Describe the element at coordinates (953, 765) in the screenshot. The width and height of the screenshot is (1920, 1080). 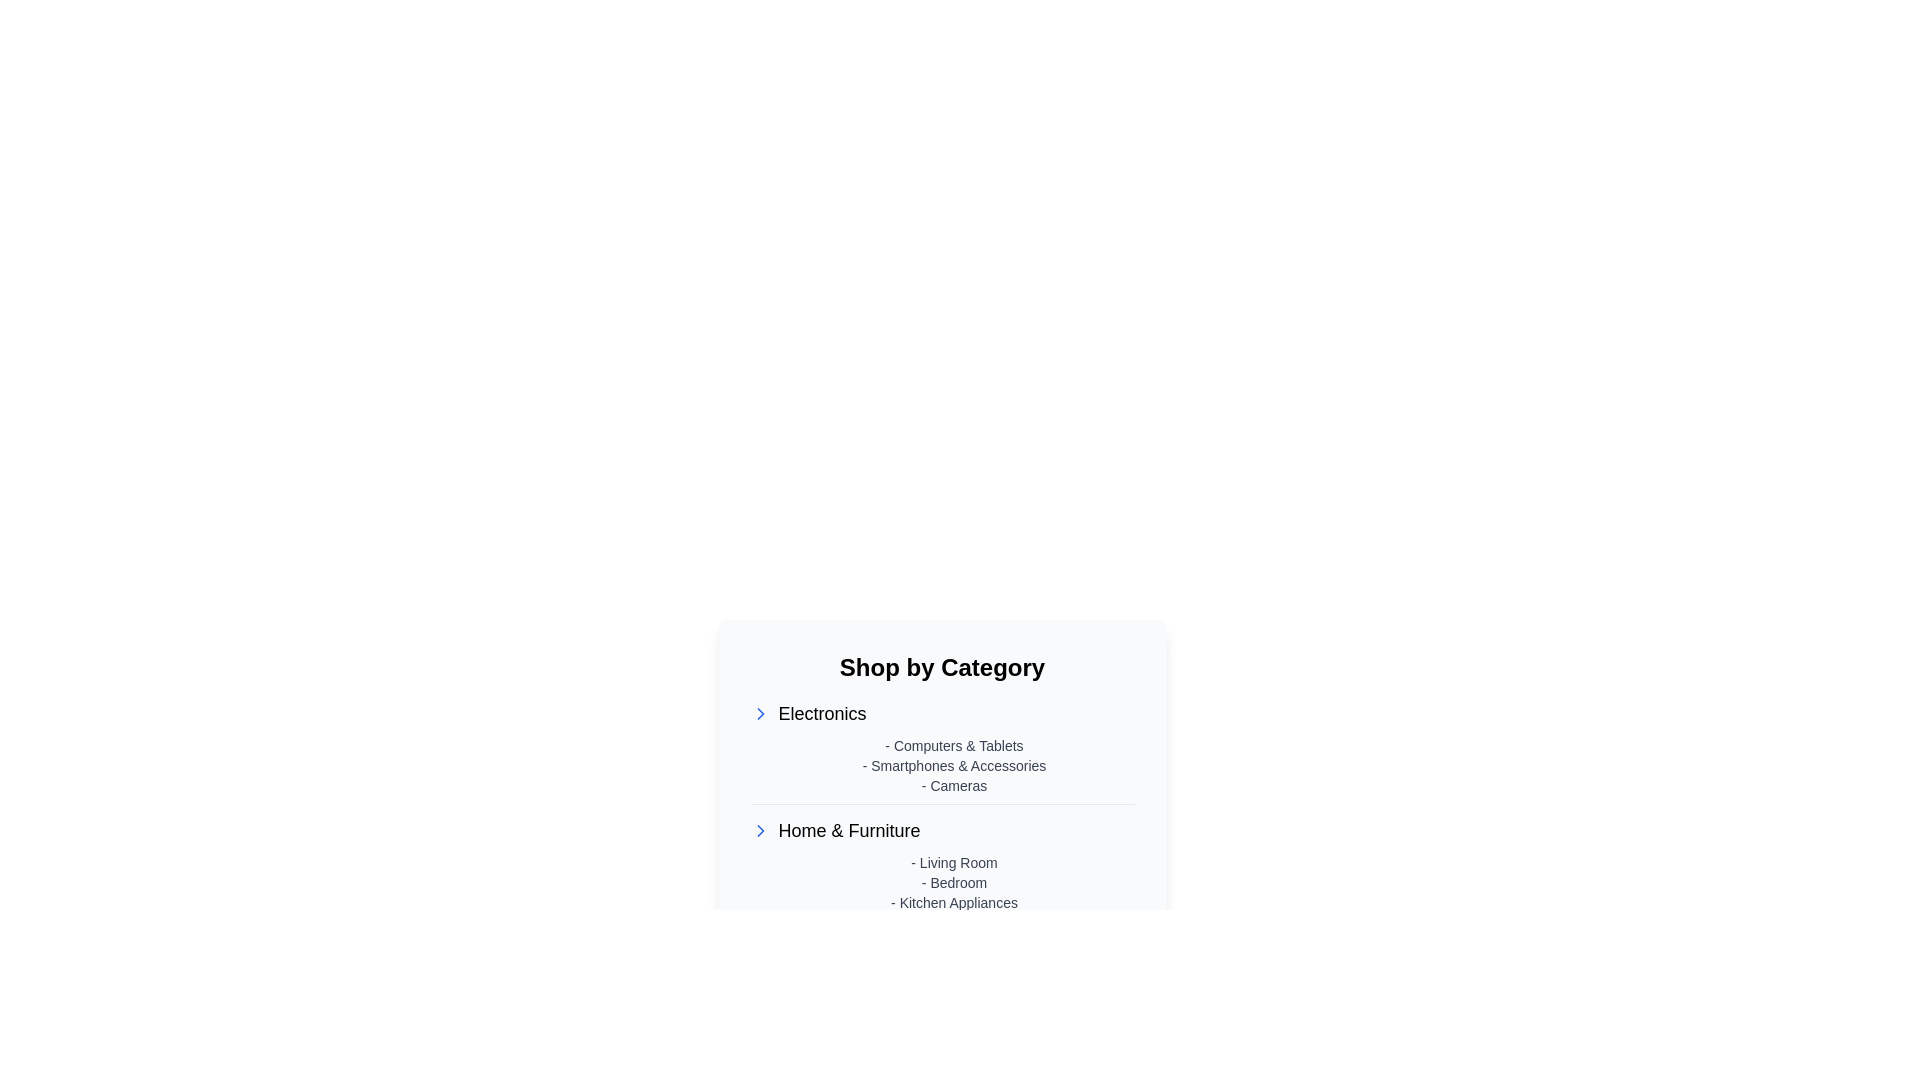
I see `the static text label displaying '- Smartphones & Accessories', which is the second item in the 'Electronics' category list` at that location.